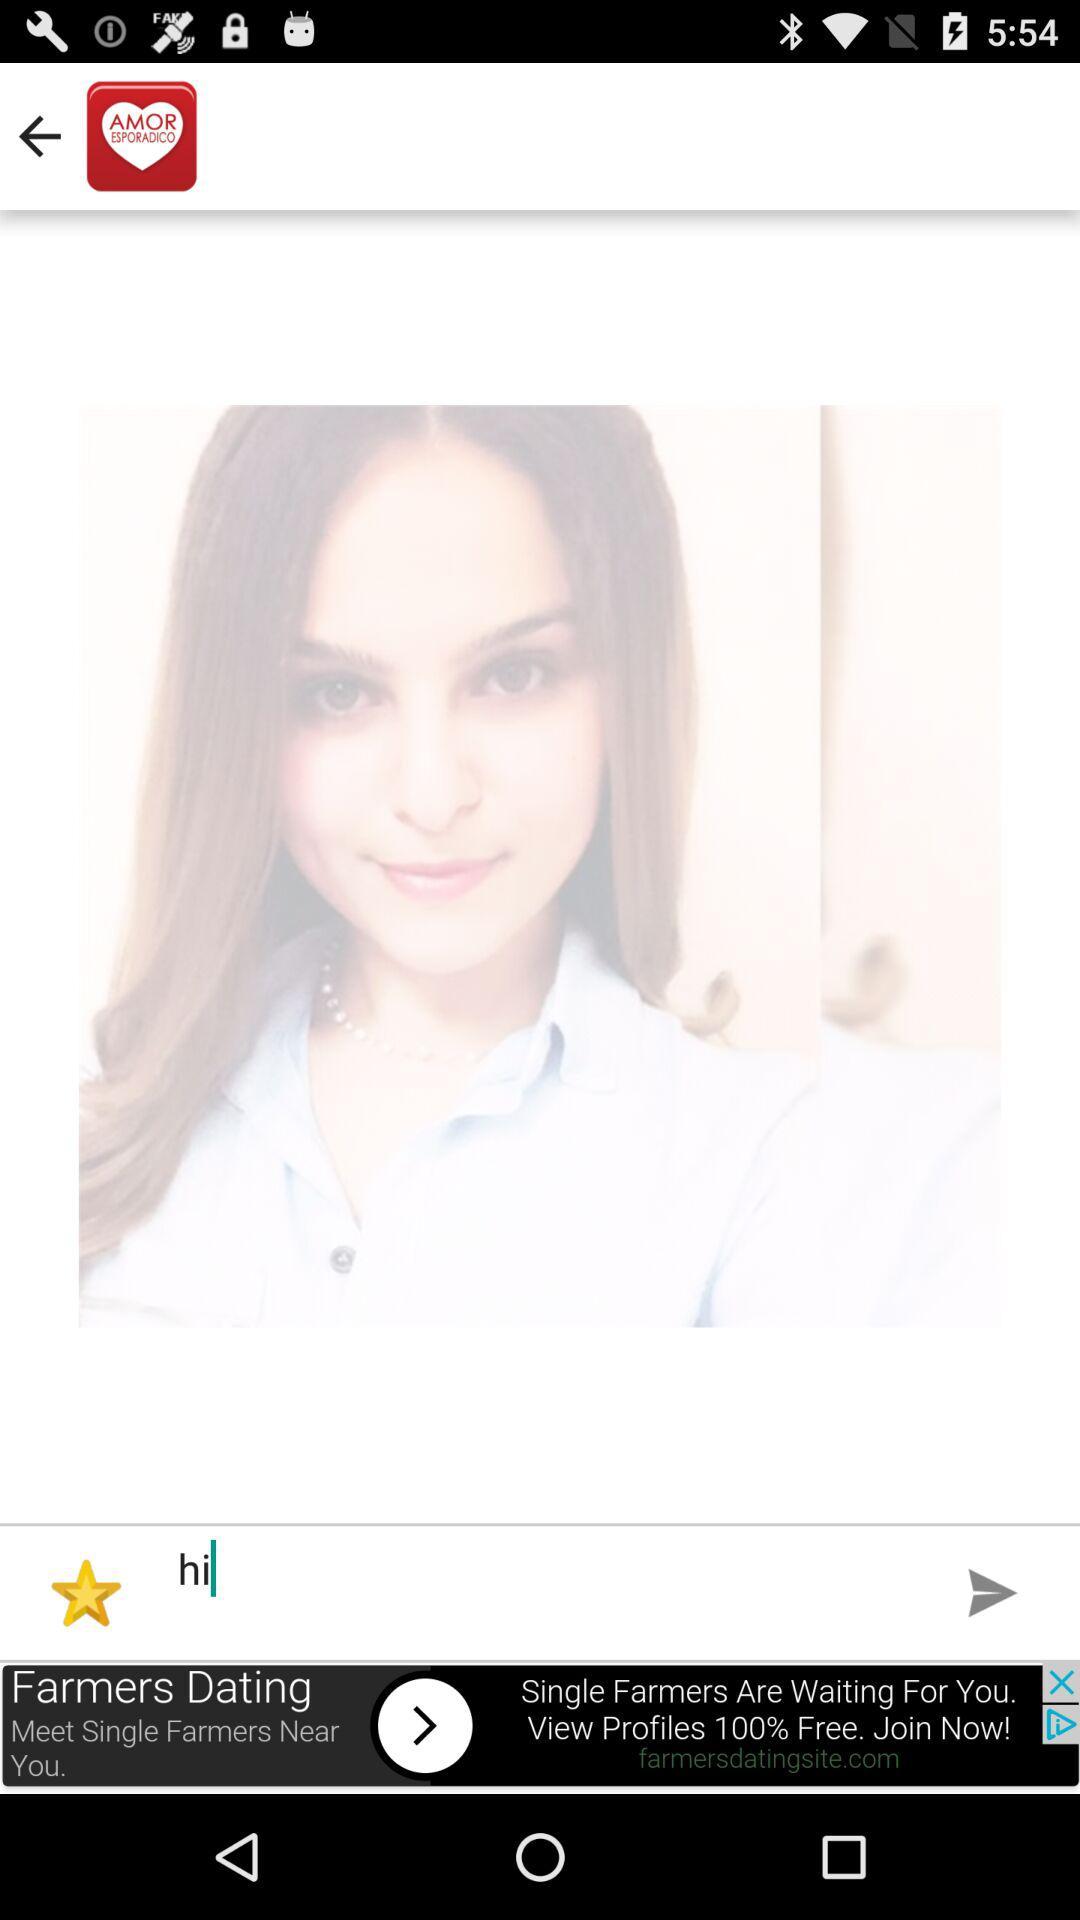 The width and height of the screenshot is (1080, 1920). What do you see at coordinates (85, 1703) in the screenshot?
I see `the star icon` at bounding box center [85, 1703].